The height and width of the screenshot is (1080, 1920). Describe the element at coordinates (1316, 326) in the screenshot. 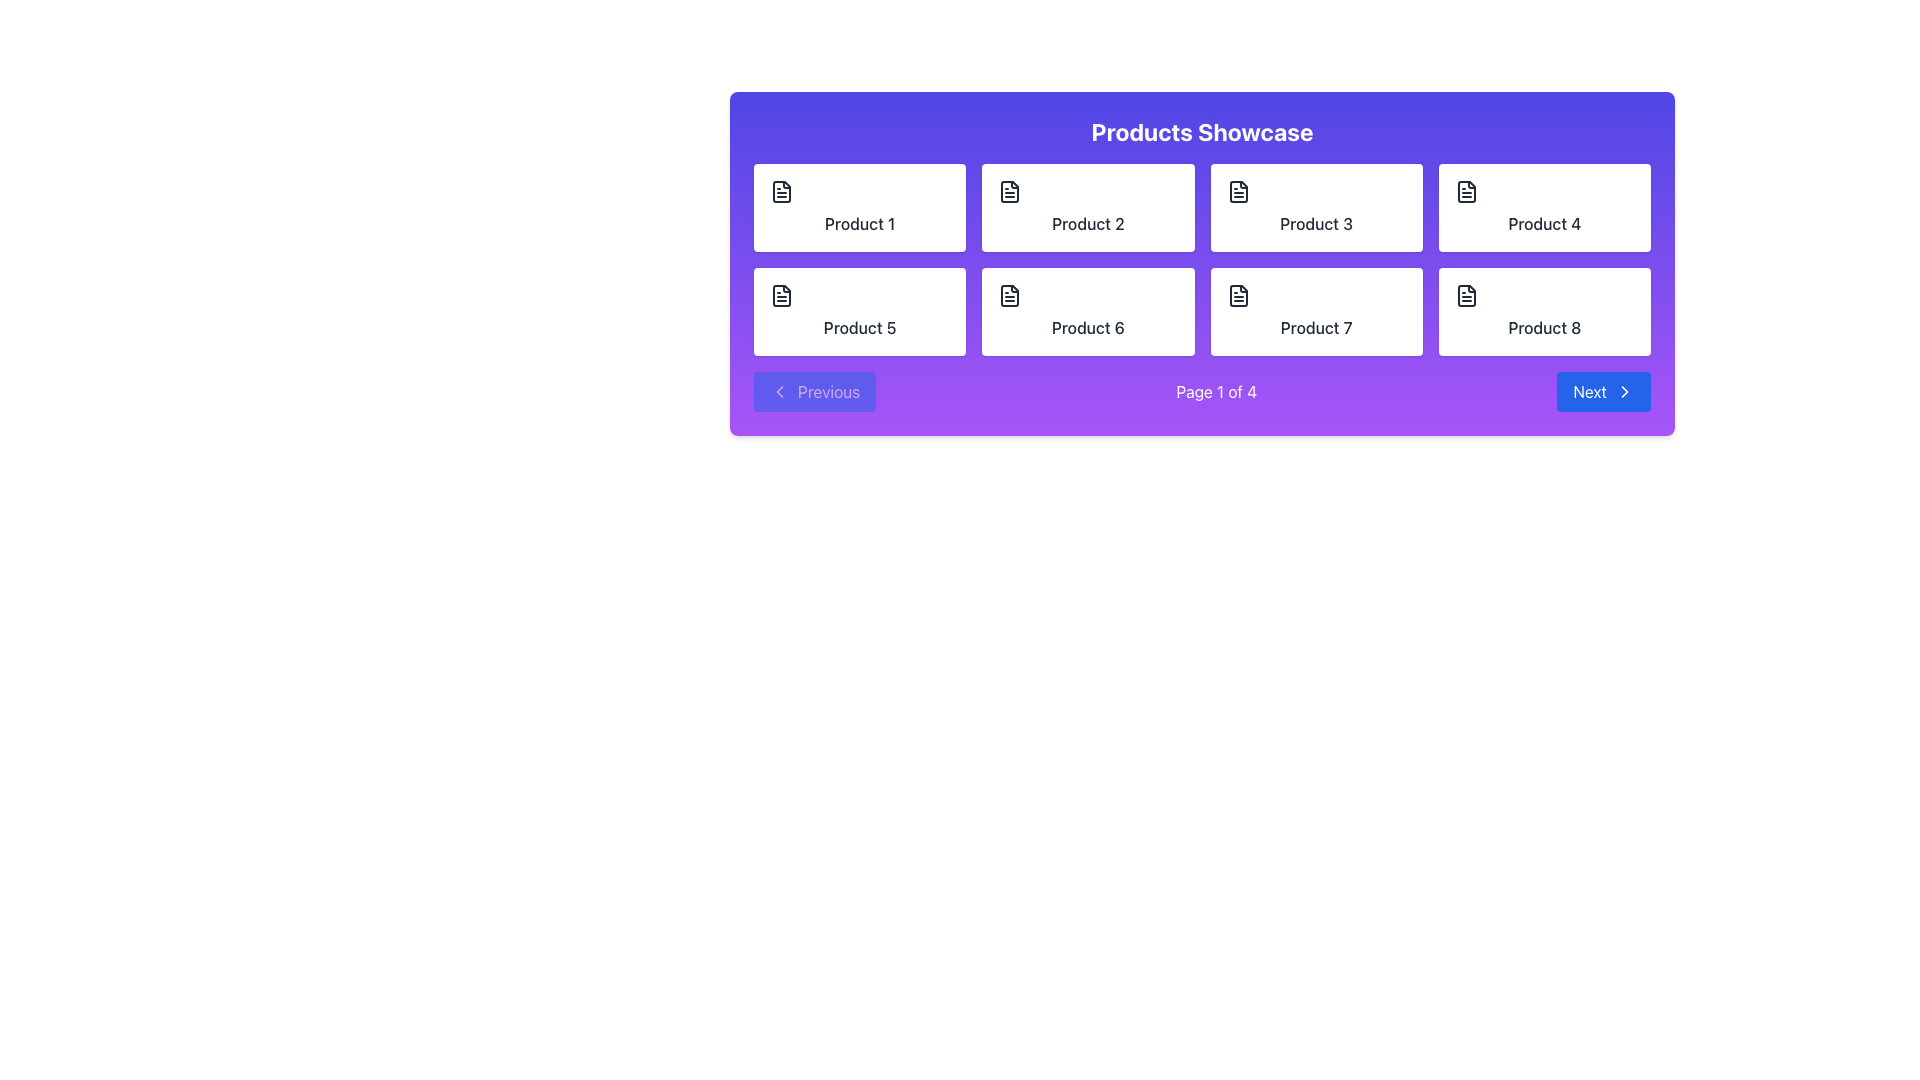

I see `text label 'Product 7' located in the seventh card of the product showcase, positioned in the second row and third column` at that location.